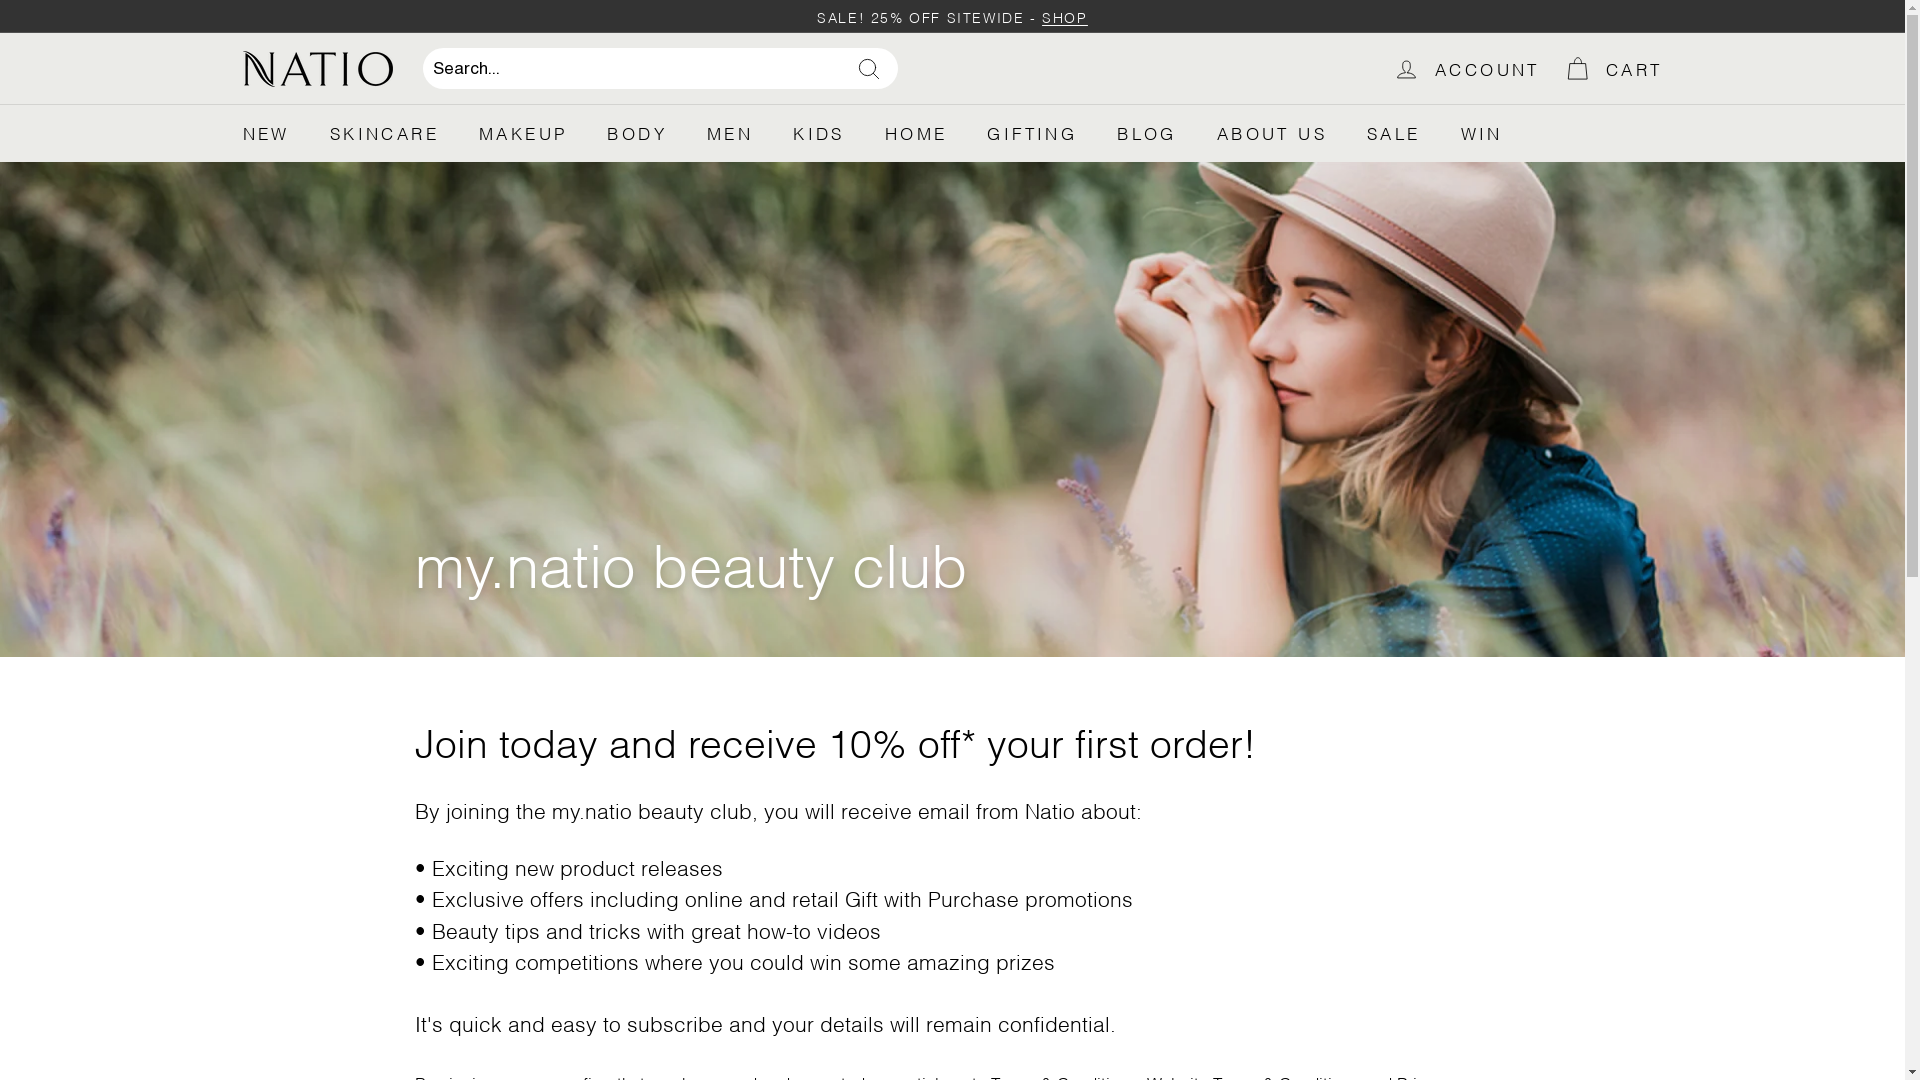 This screenshot has width=1920, height=1080. What do you see at coordinates (1147, 132) in the screenshot?
I see `'BLOG'` at bounding box center [1147, 132].